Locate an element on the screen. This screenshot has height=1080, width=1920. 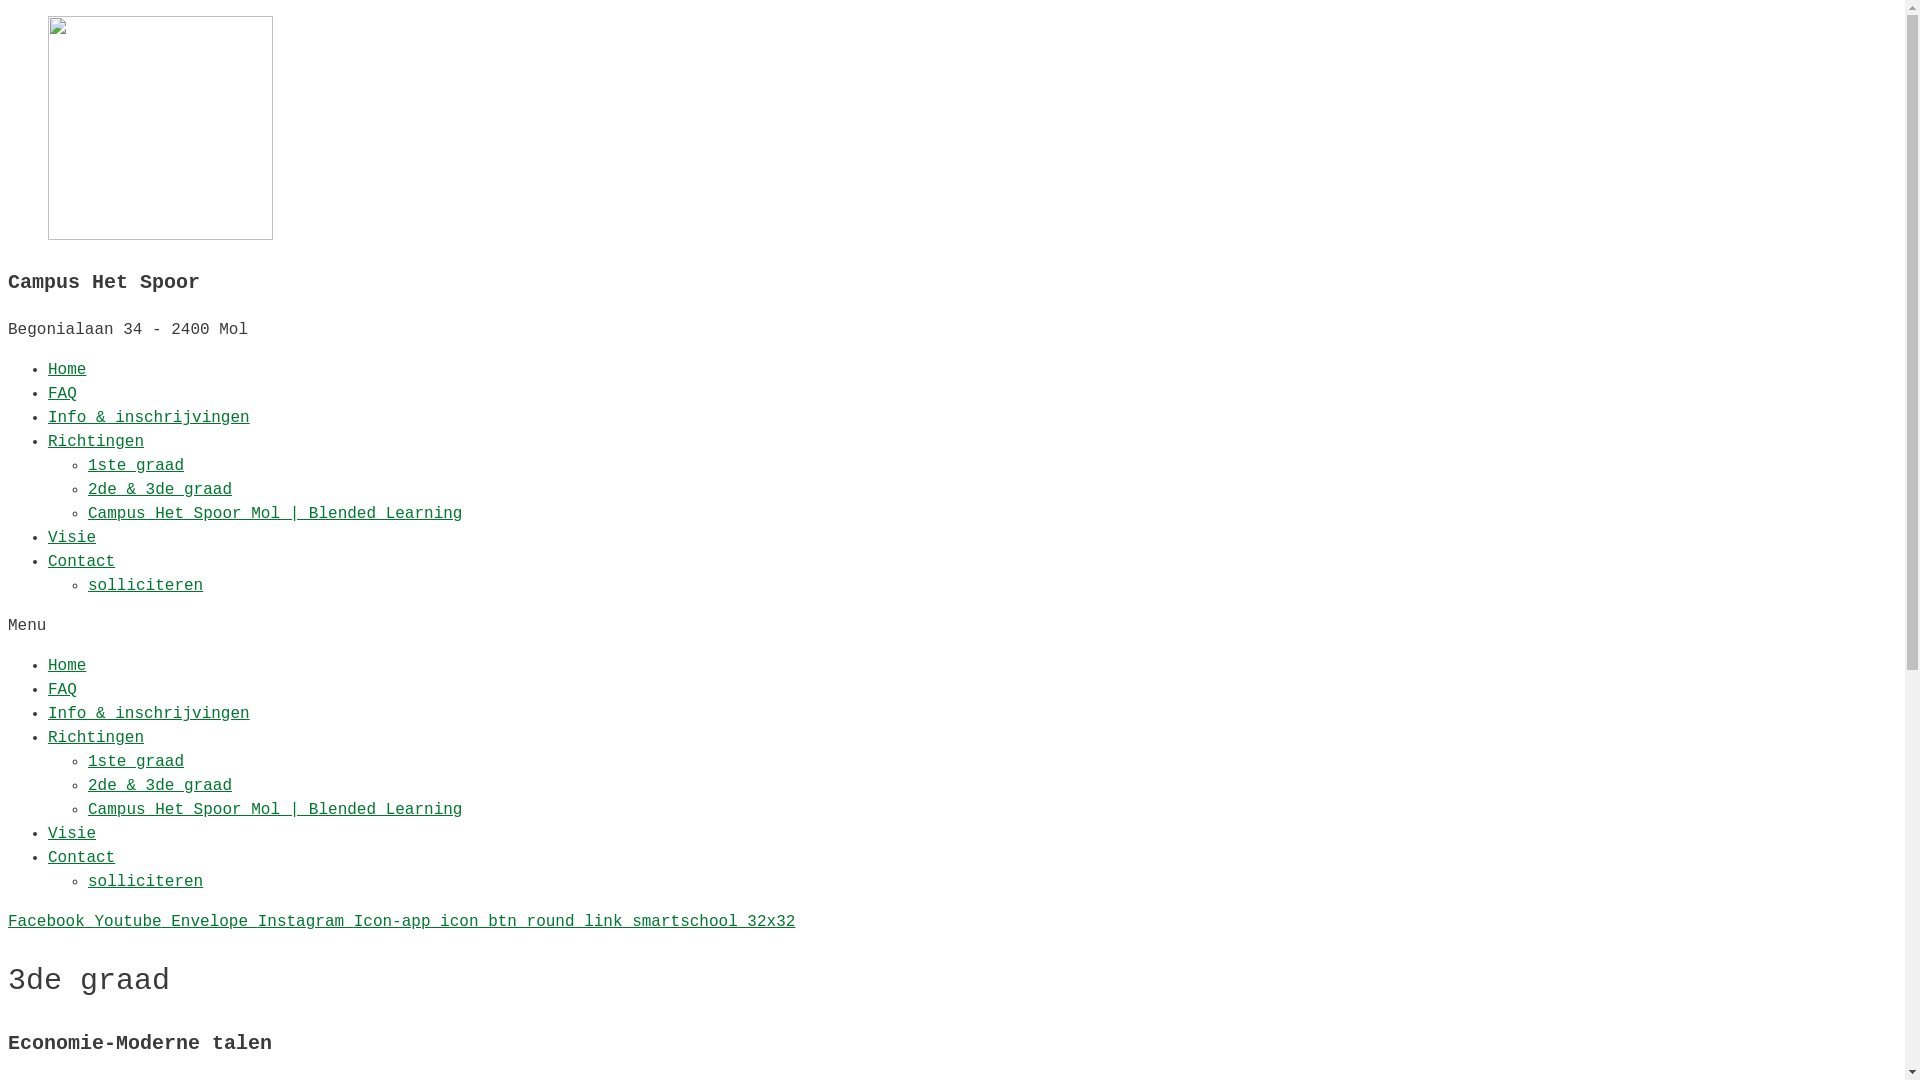
'Home' is located at coordinates (67, 666).